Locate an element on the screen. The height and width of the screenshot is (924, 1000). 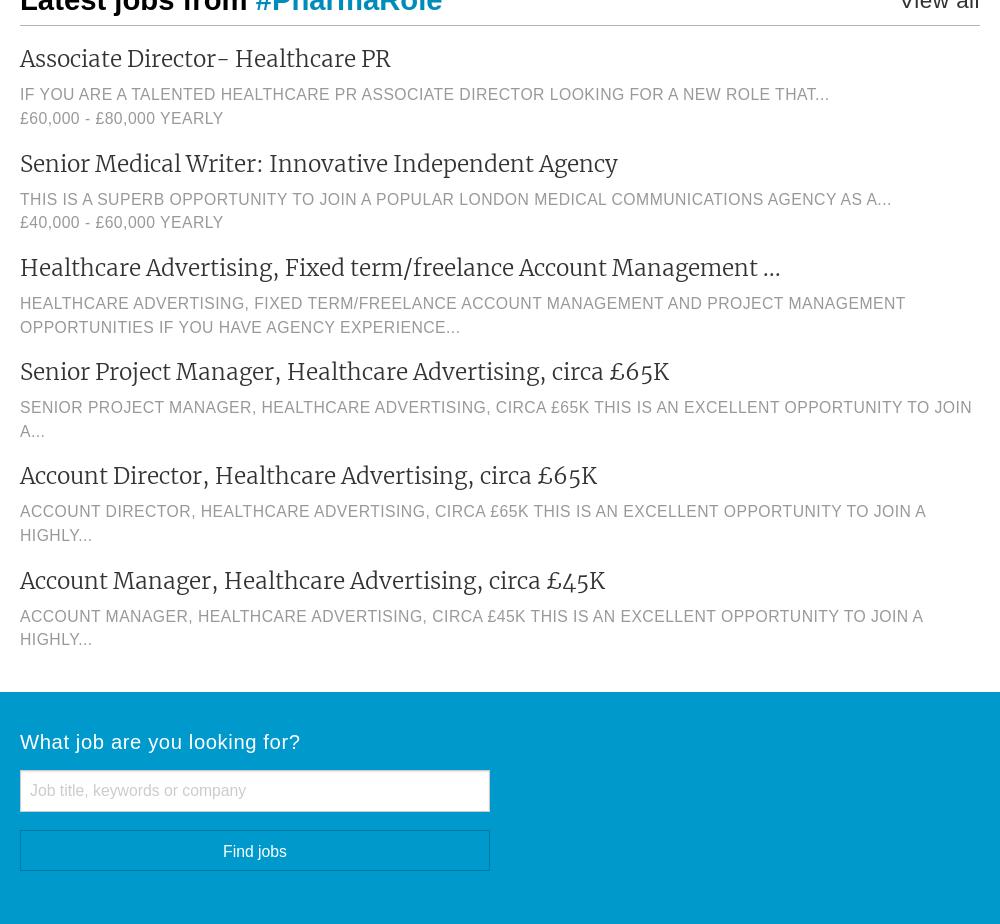
'Find jobs' is located at coordinates (254, 850).